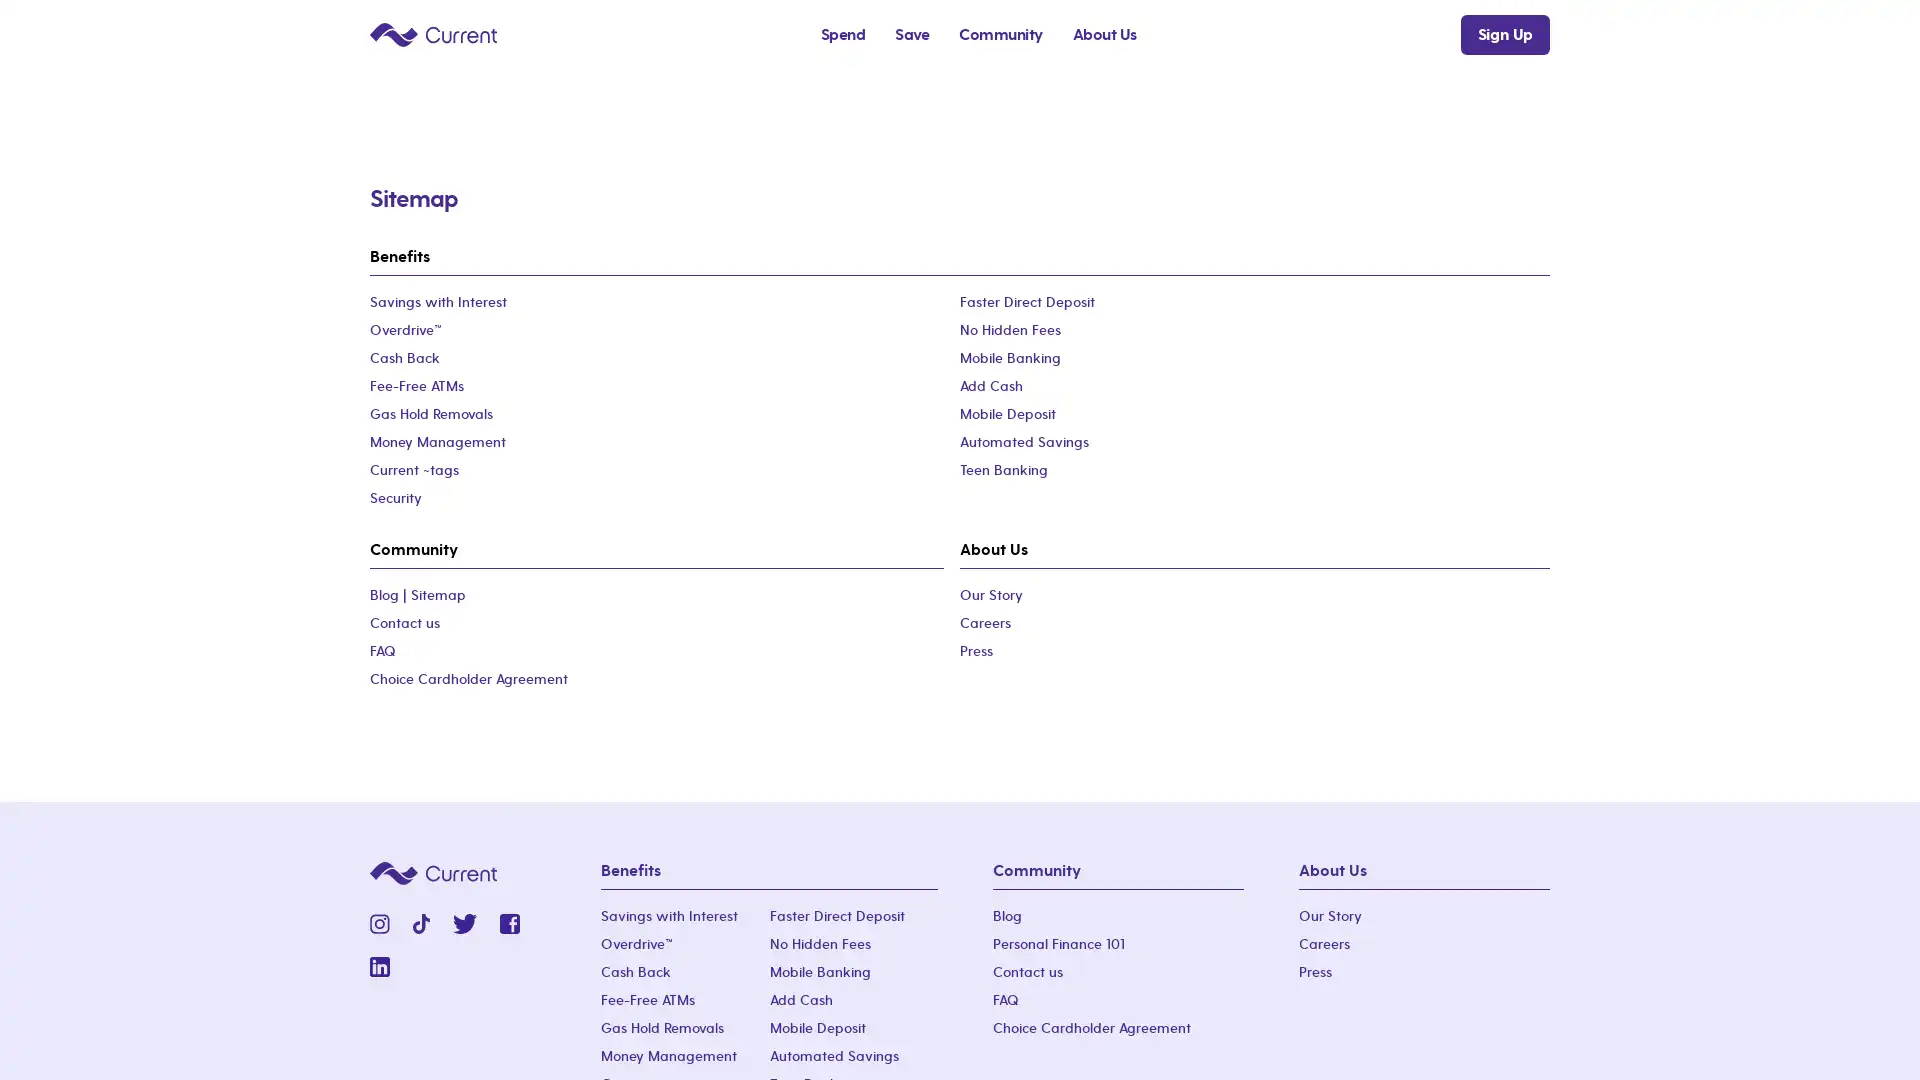 The height and width of the screenshot is (1080, 1920). Describe the element at coordinates (1330, 917) in the screenshot. I see `Our Story` at that location.